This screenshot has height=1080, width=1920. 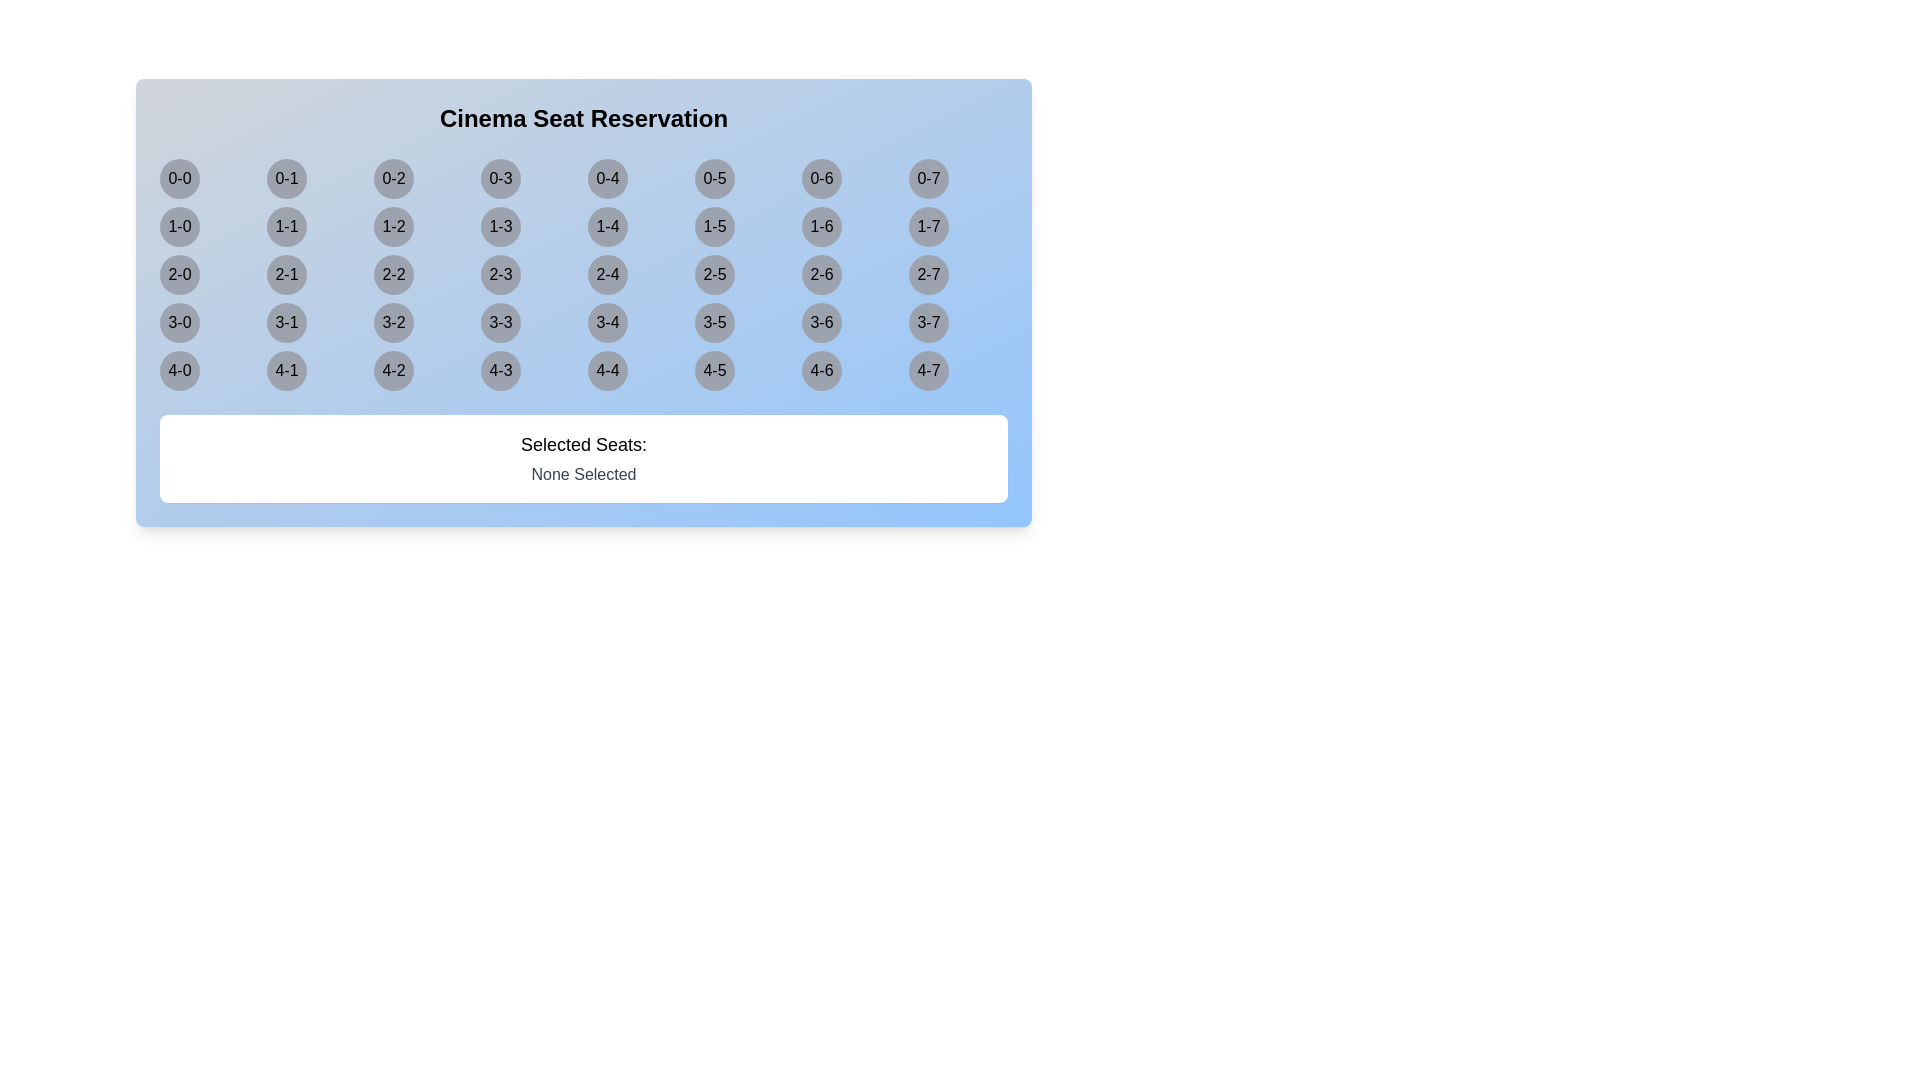 What do you see at coordinates (607, 370) in the screenshot?
I see `the circular button with gray background displaying '4-4'` at bounding box center [607, 370].